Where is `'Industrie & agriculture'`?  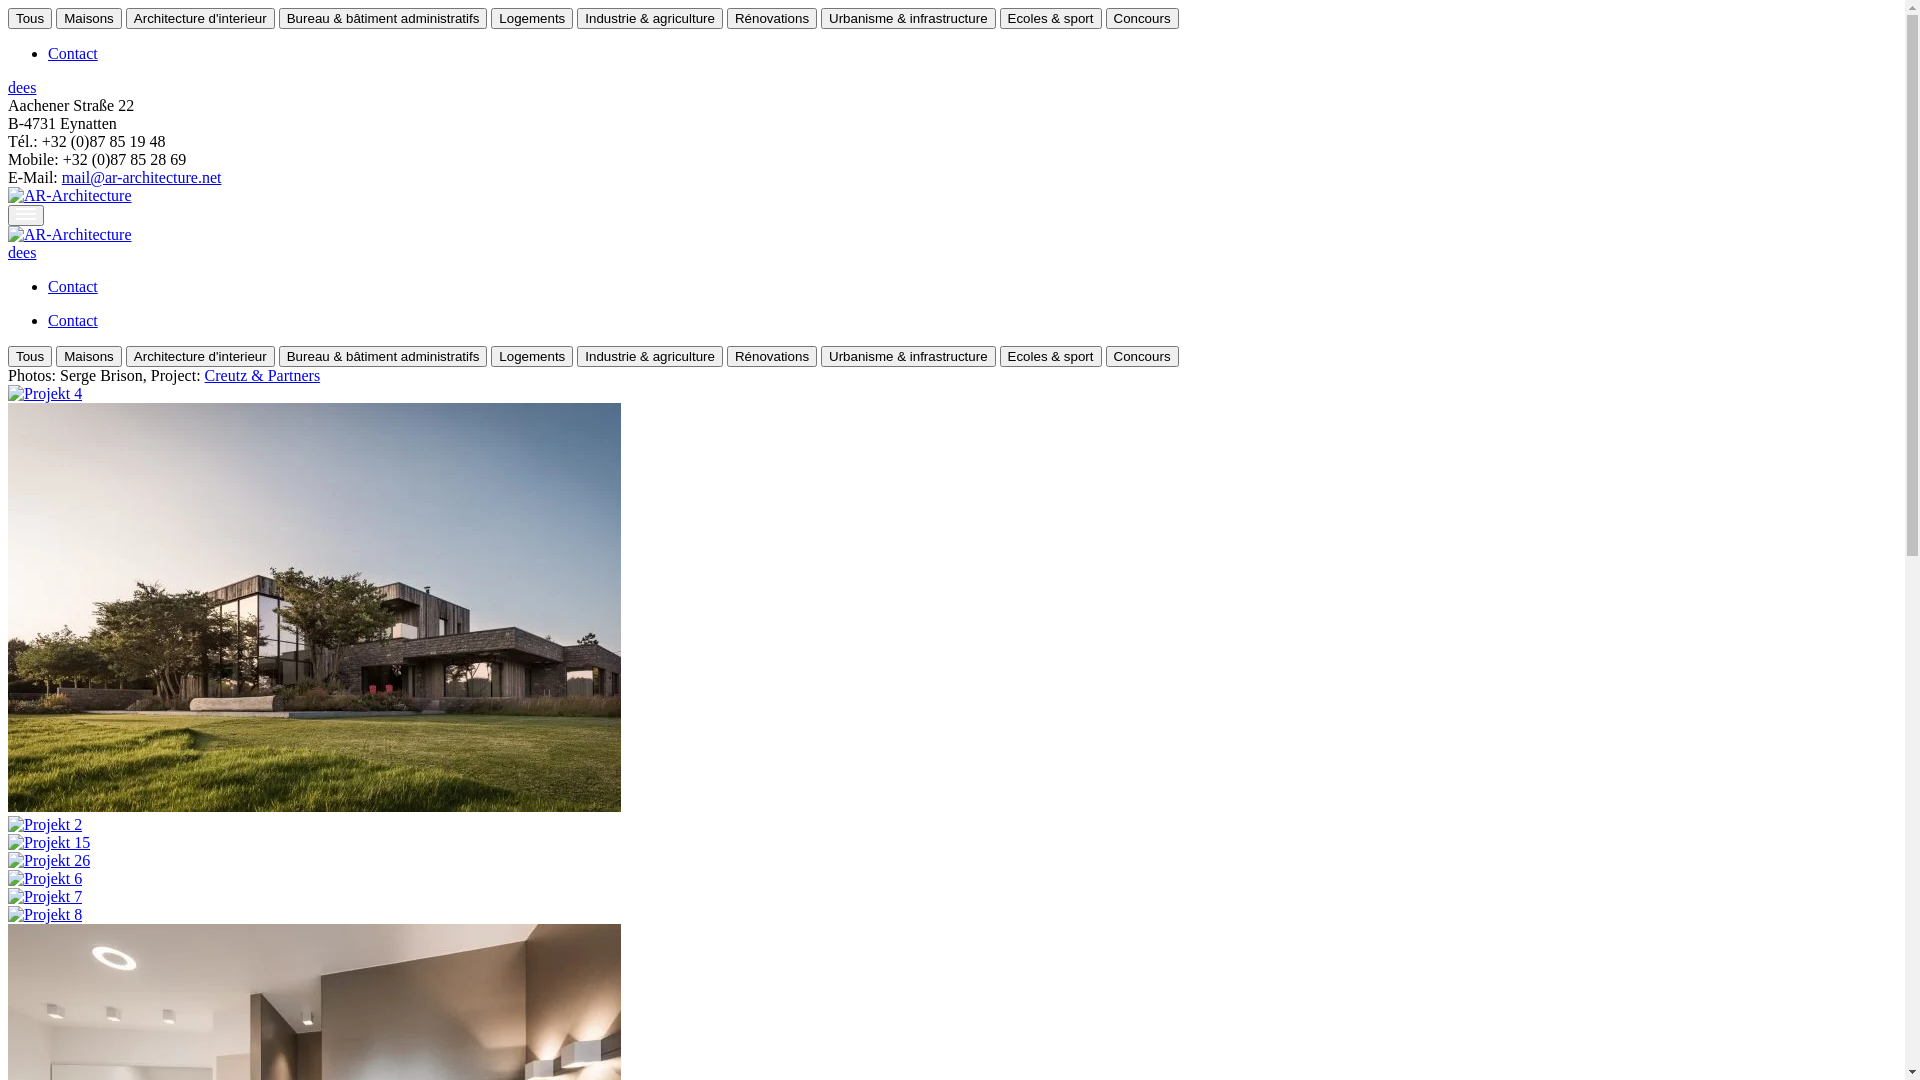
'Industrie & agriculture' is located at coordinates (649, 355).